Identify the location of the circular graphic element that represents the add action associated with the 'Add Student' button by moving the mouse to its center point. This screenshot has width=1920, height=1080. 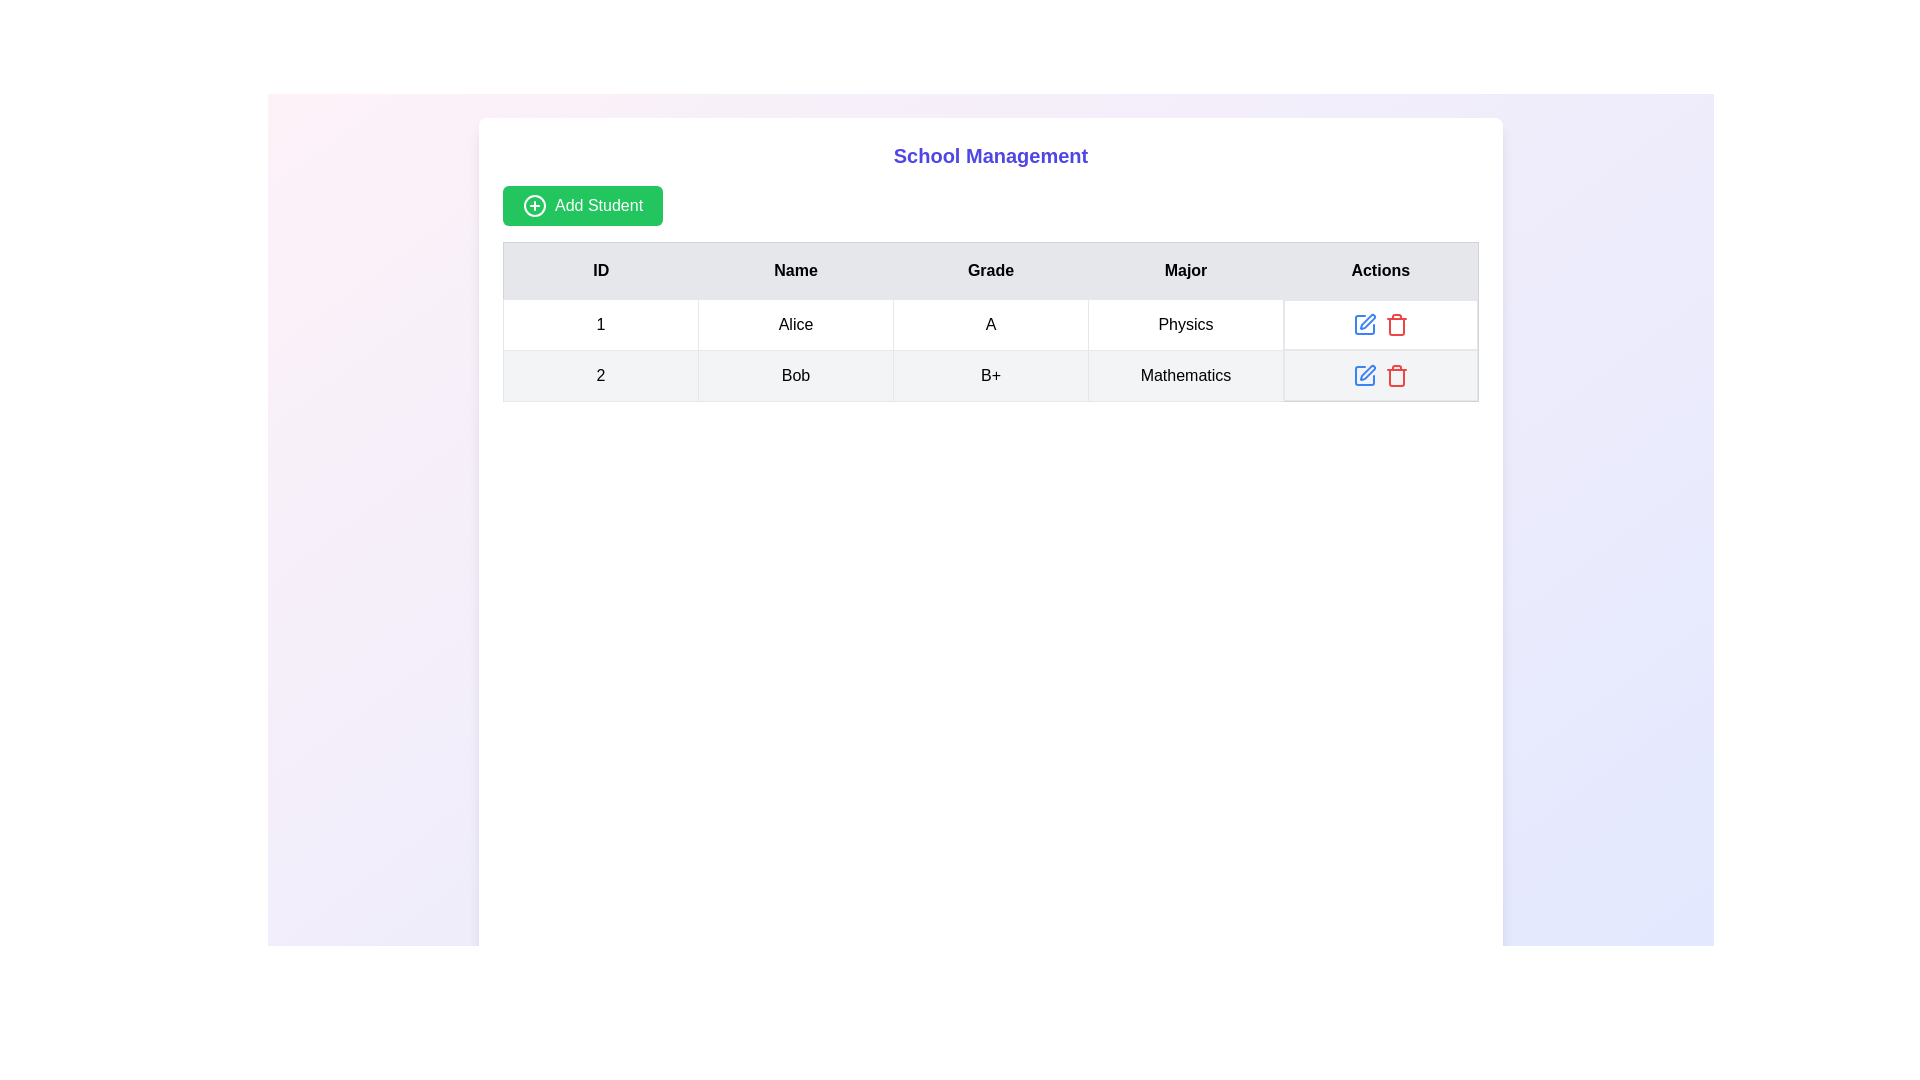
(534, 205).